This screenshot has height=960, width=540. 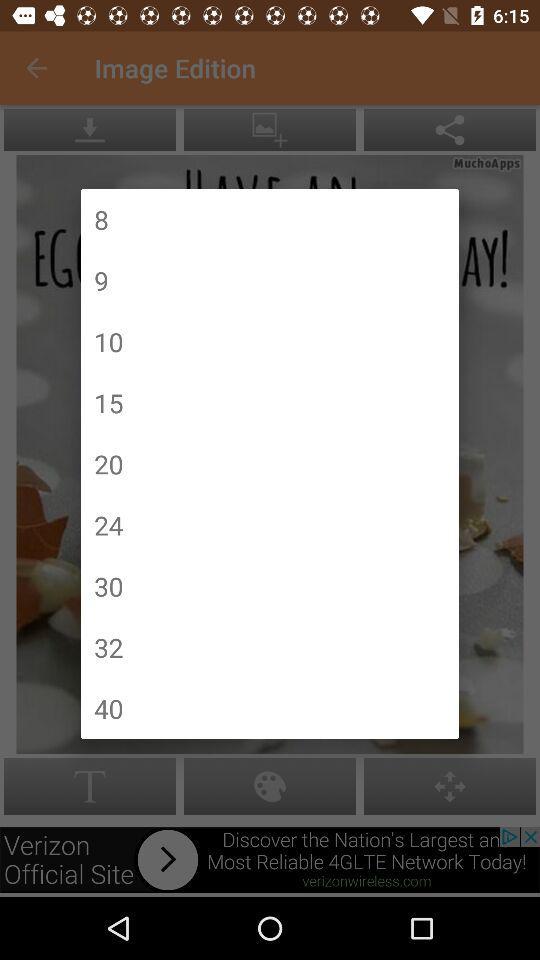 I want to click on 10, so click(x=108, y=341).